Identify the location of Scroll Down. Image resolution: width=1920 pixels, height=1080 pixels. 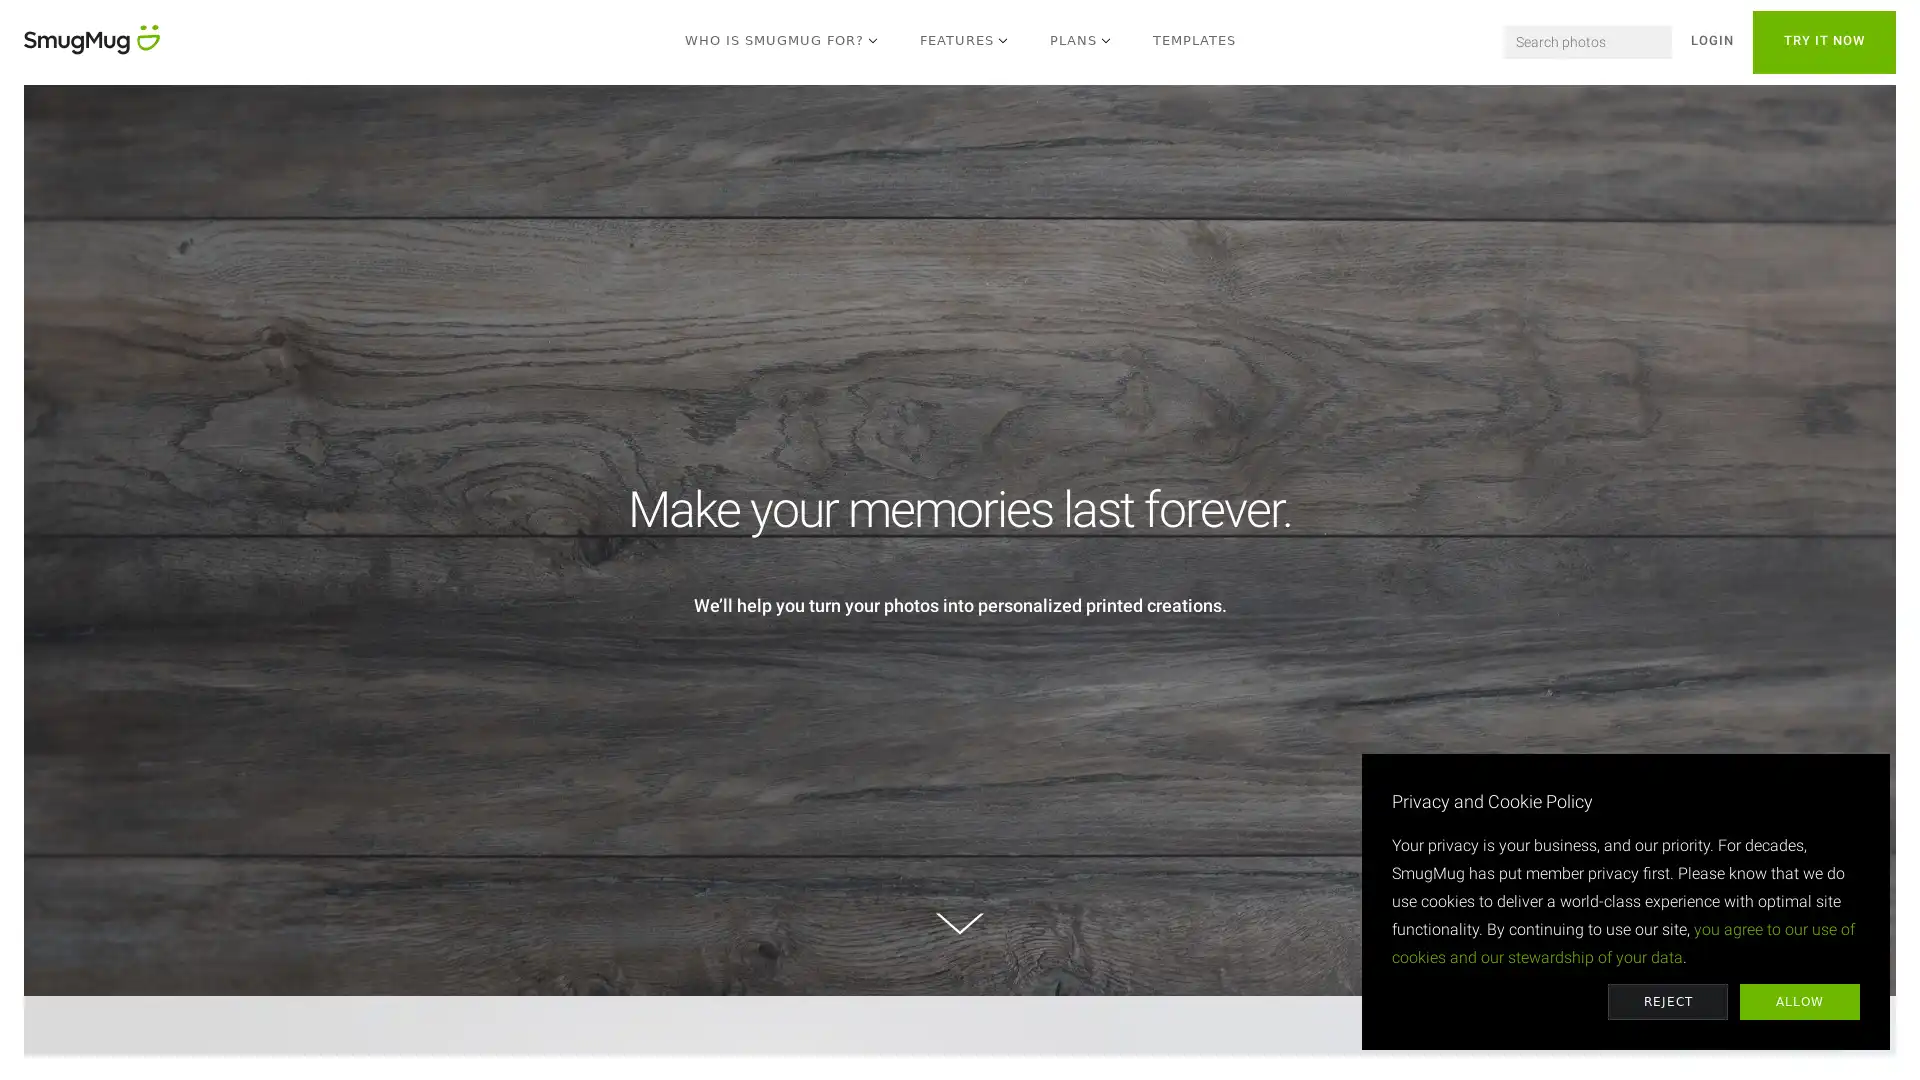
(960, 924).